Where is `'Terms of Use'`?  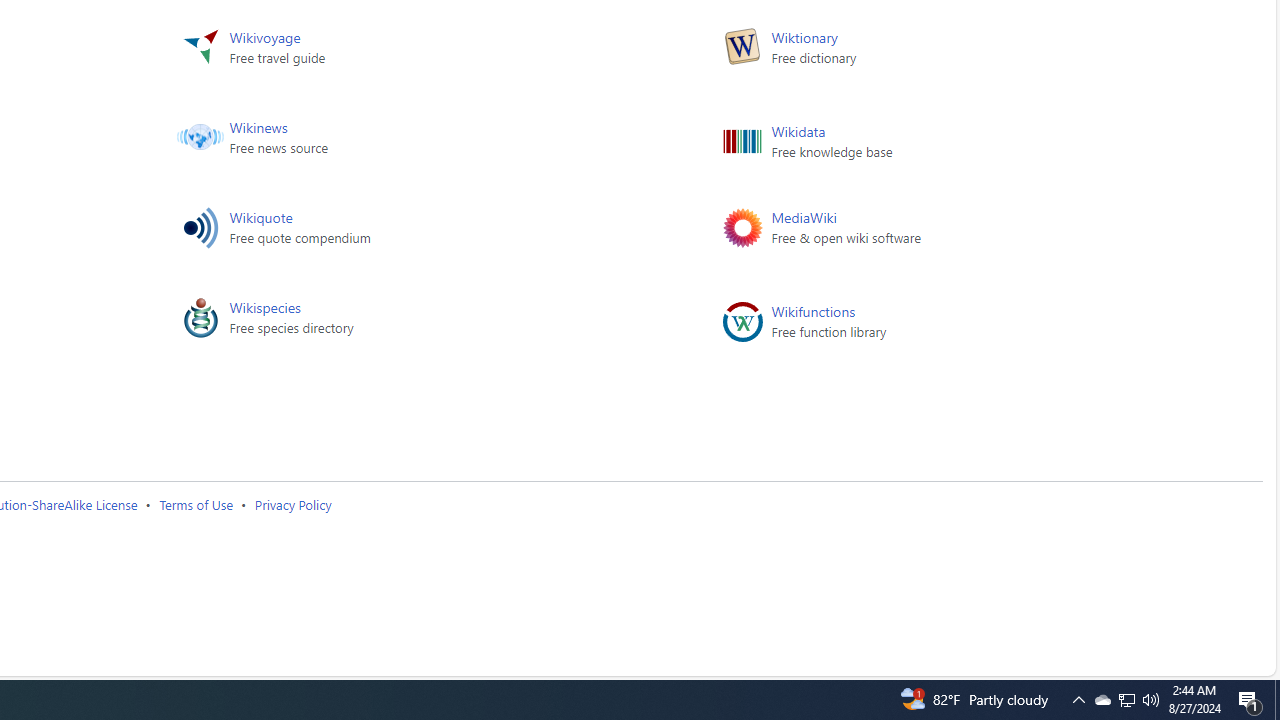
'Terms of Use' is located at coordinates (196, 502).